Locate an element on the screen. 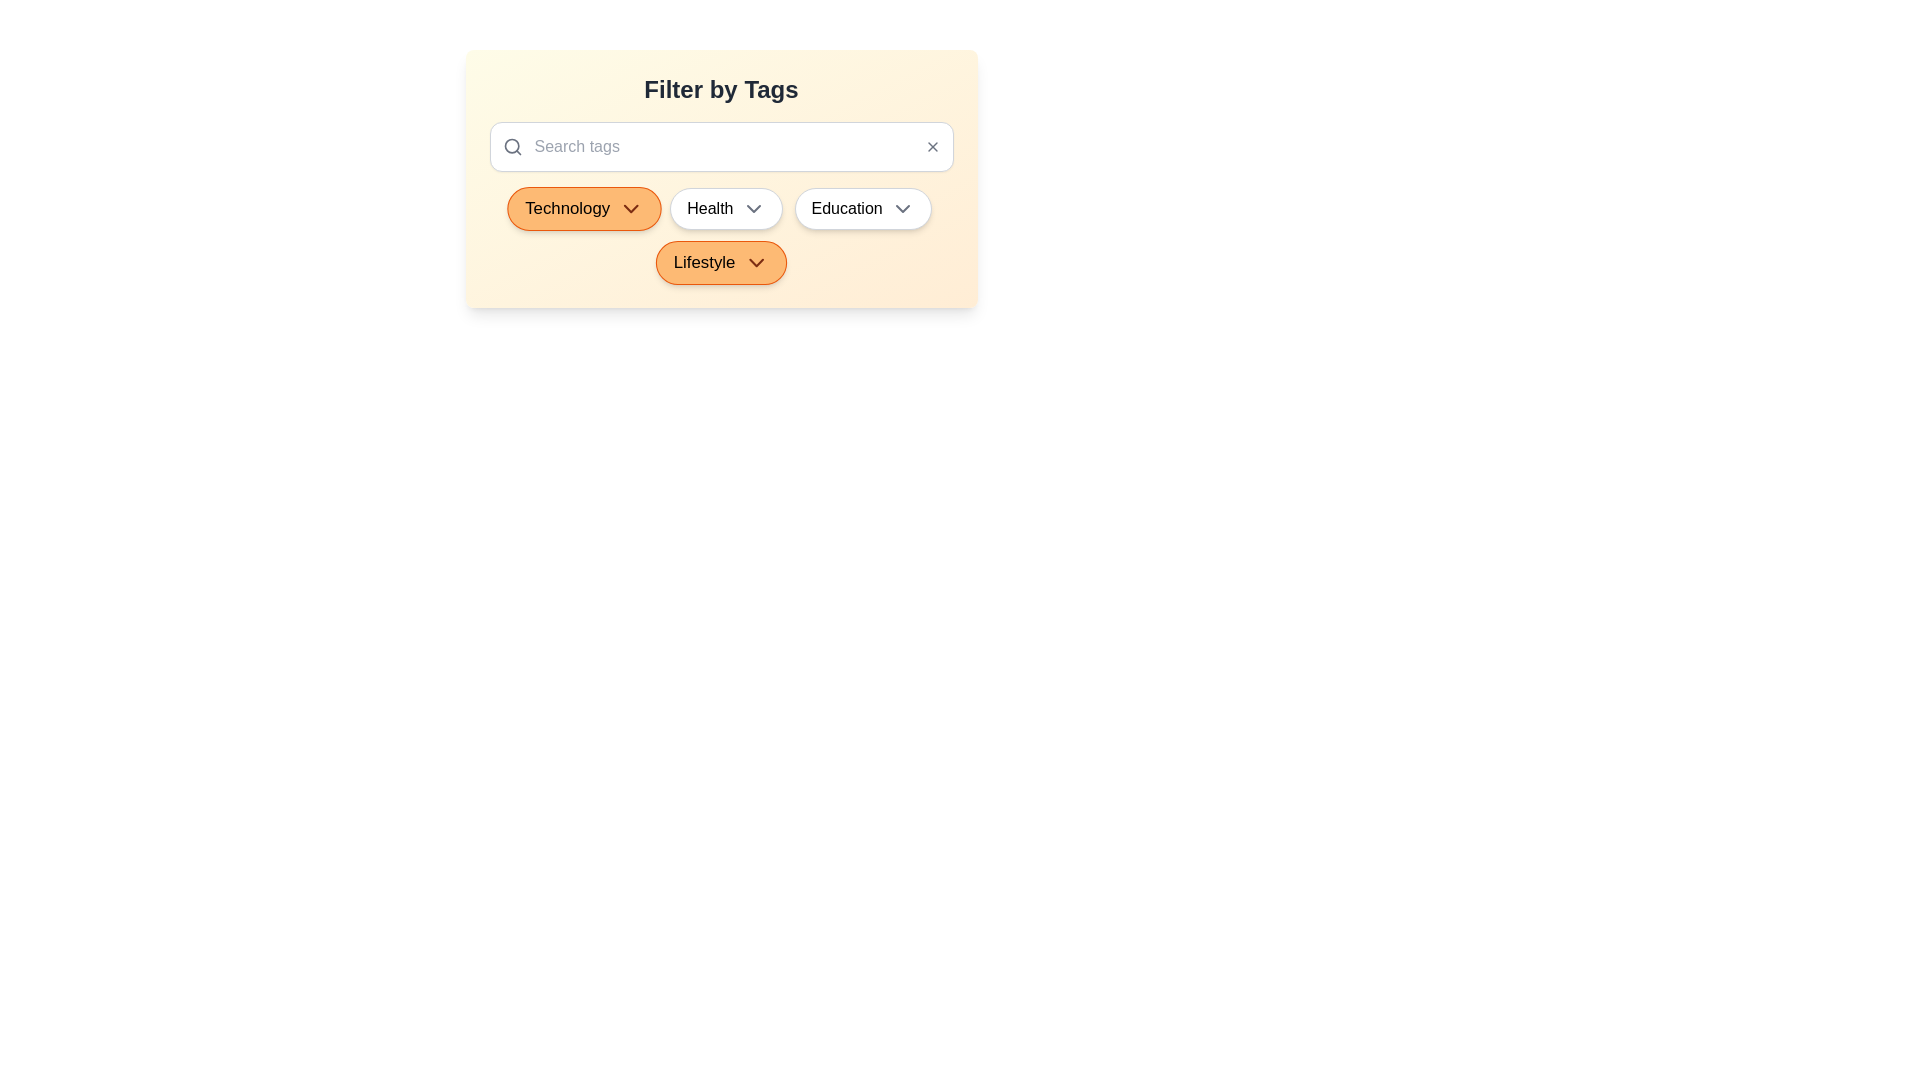  the tag Health is located at coordinates (725, 208).